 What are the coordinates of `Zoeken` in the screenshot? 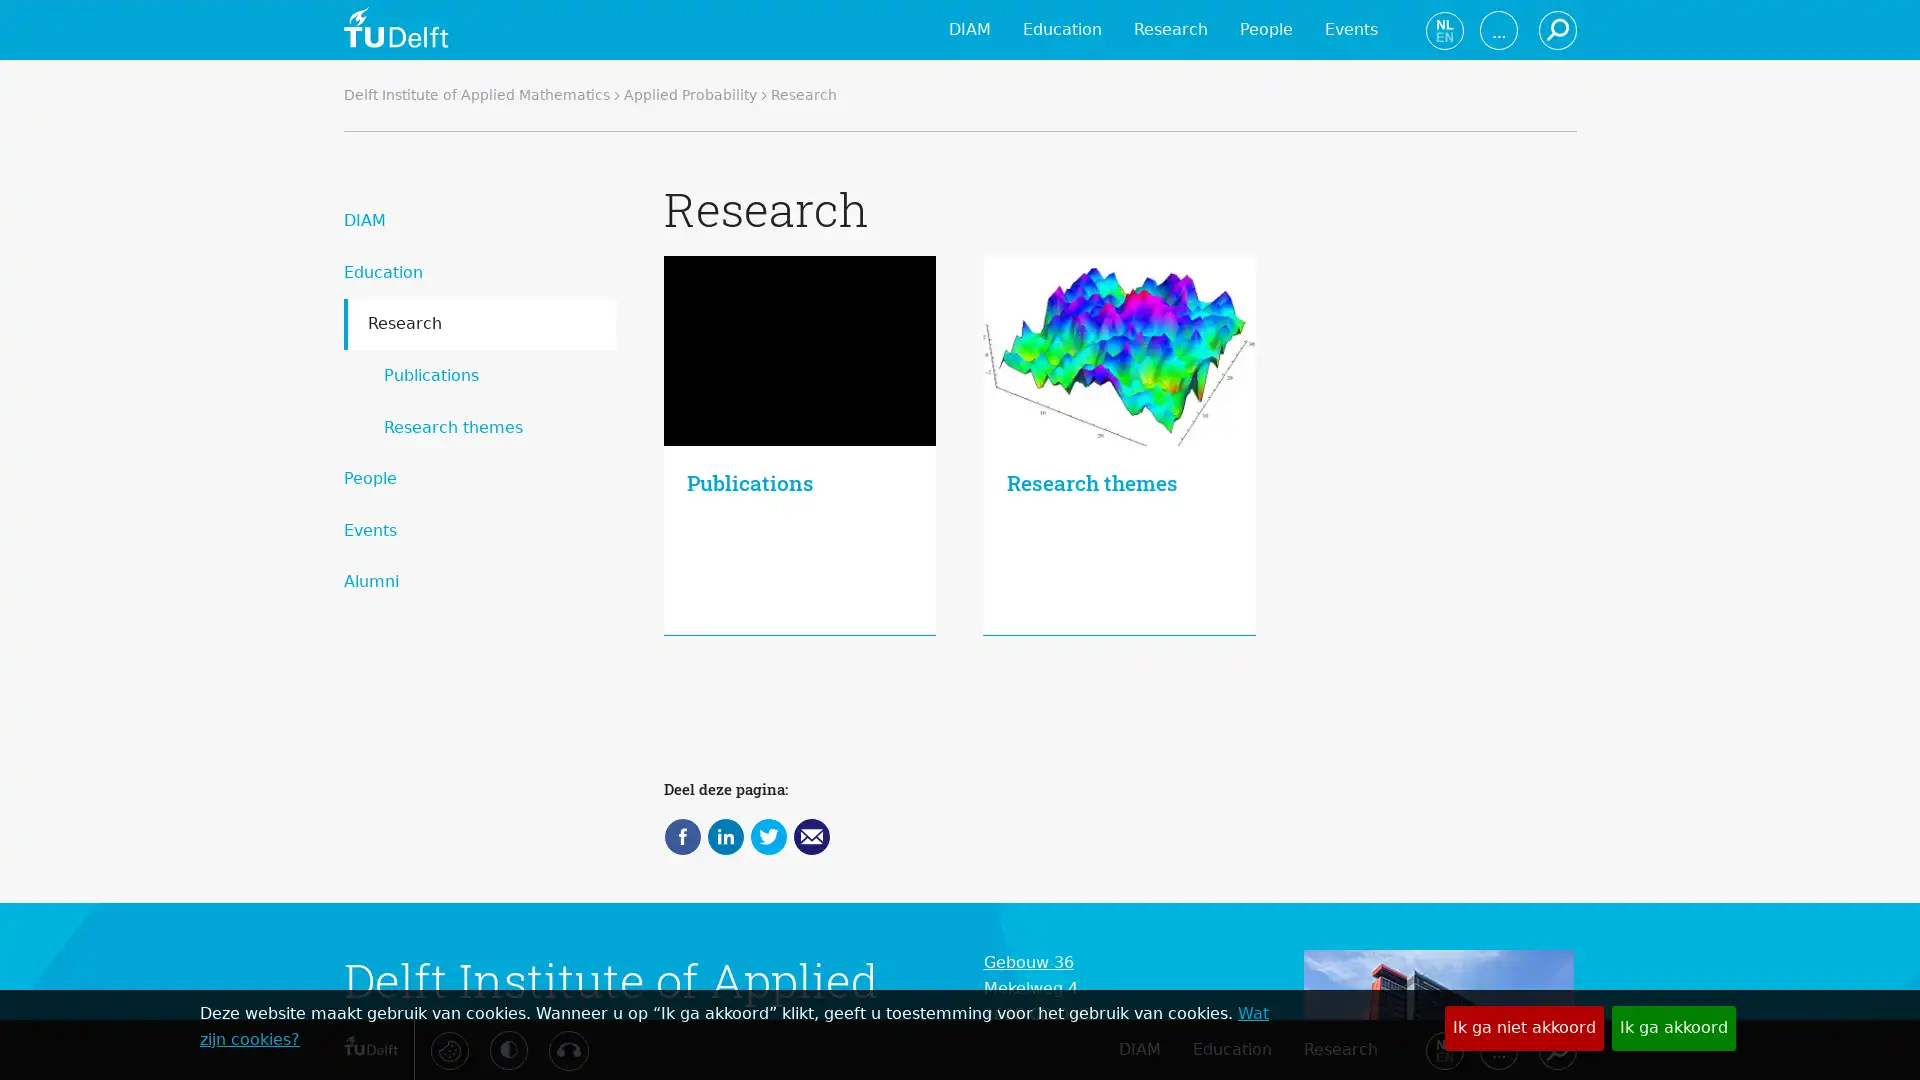 It's located at (1555, 30).